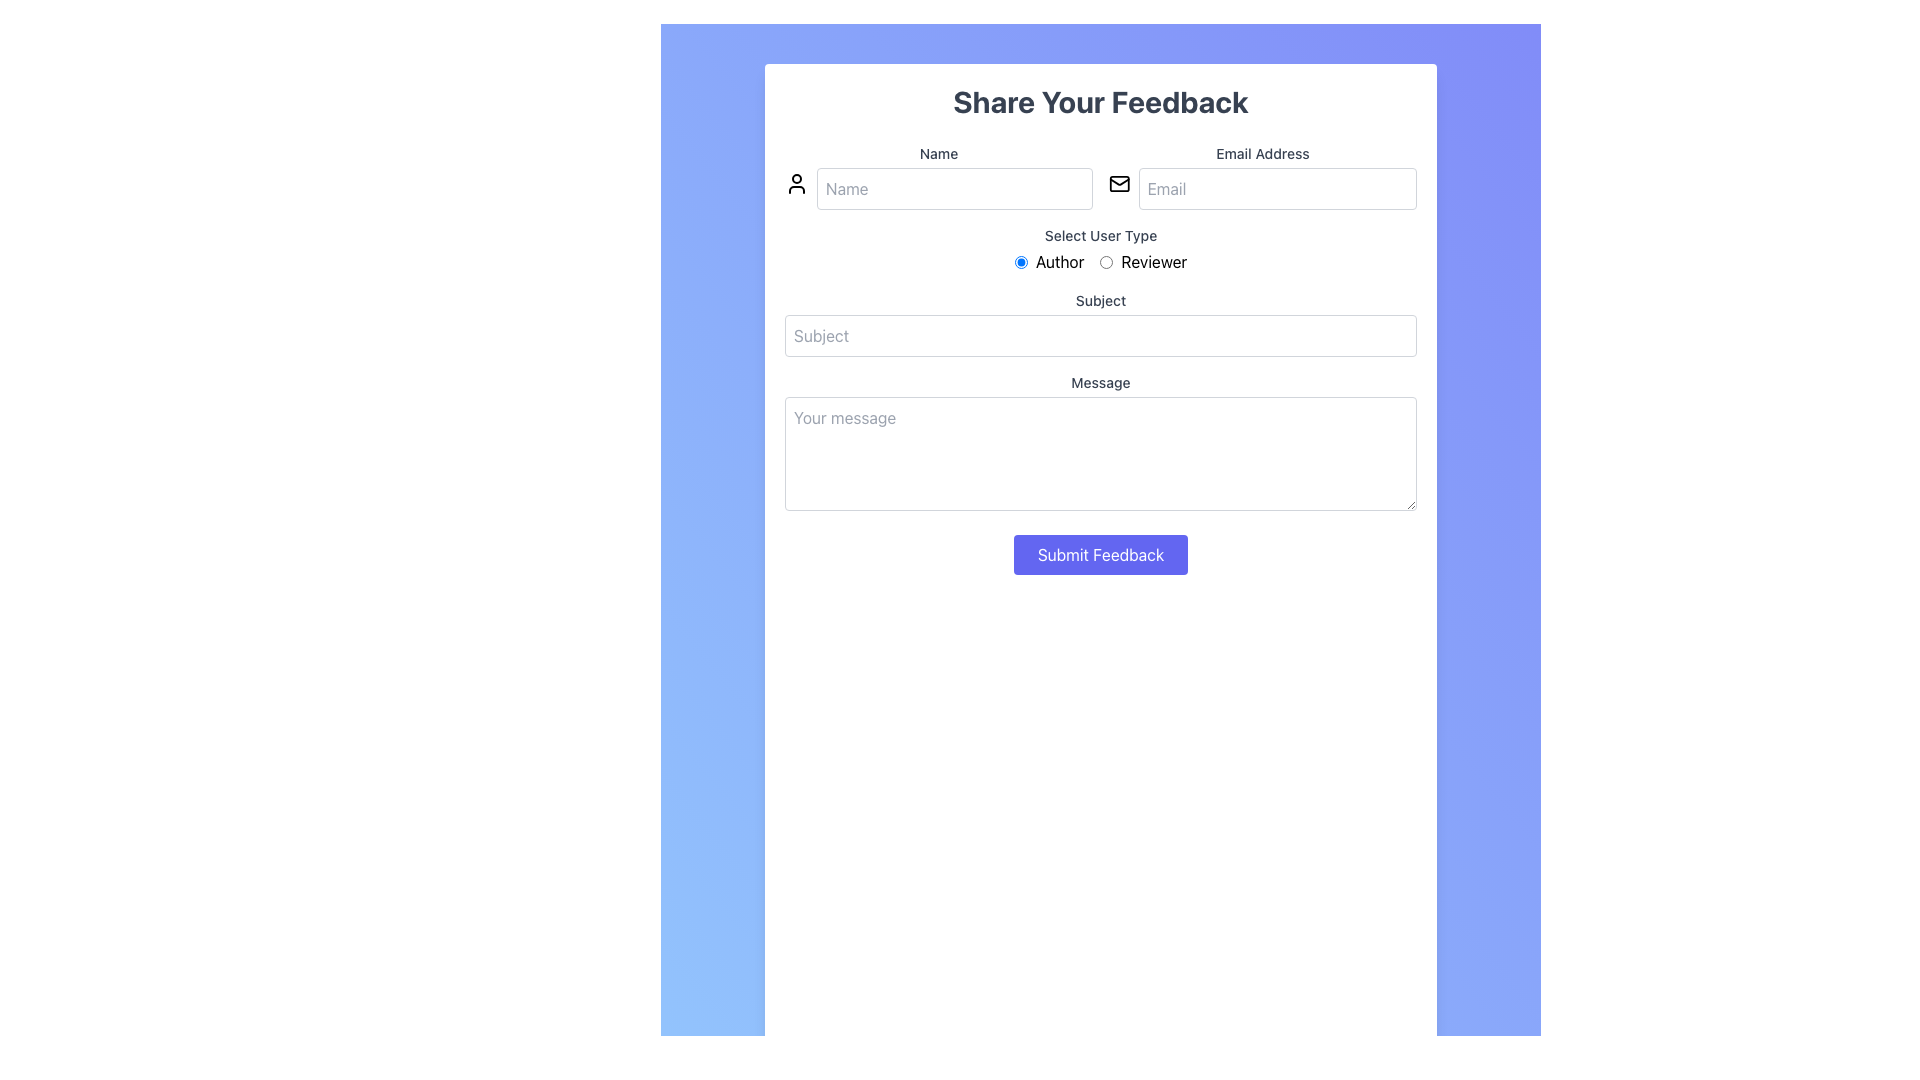 The height and width of the screenshot is (1080, 1920). I want to click on the 'Author' radio button located in the 'Select User Type' section of the feedback form, so click(1021, 261).